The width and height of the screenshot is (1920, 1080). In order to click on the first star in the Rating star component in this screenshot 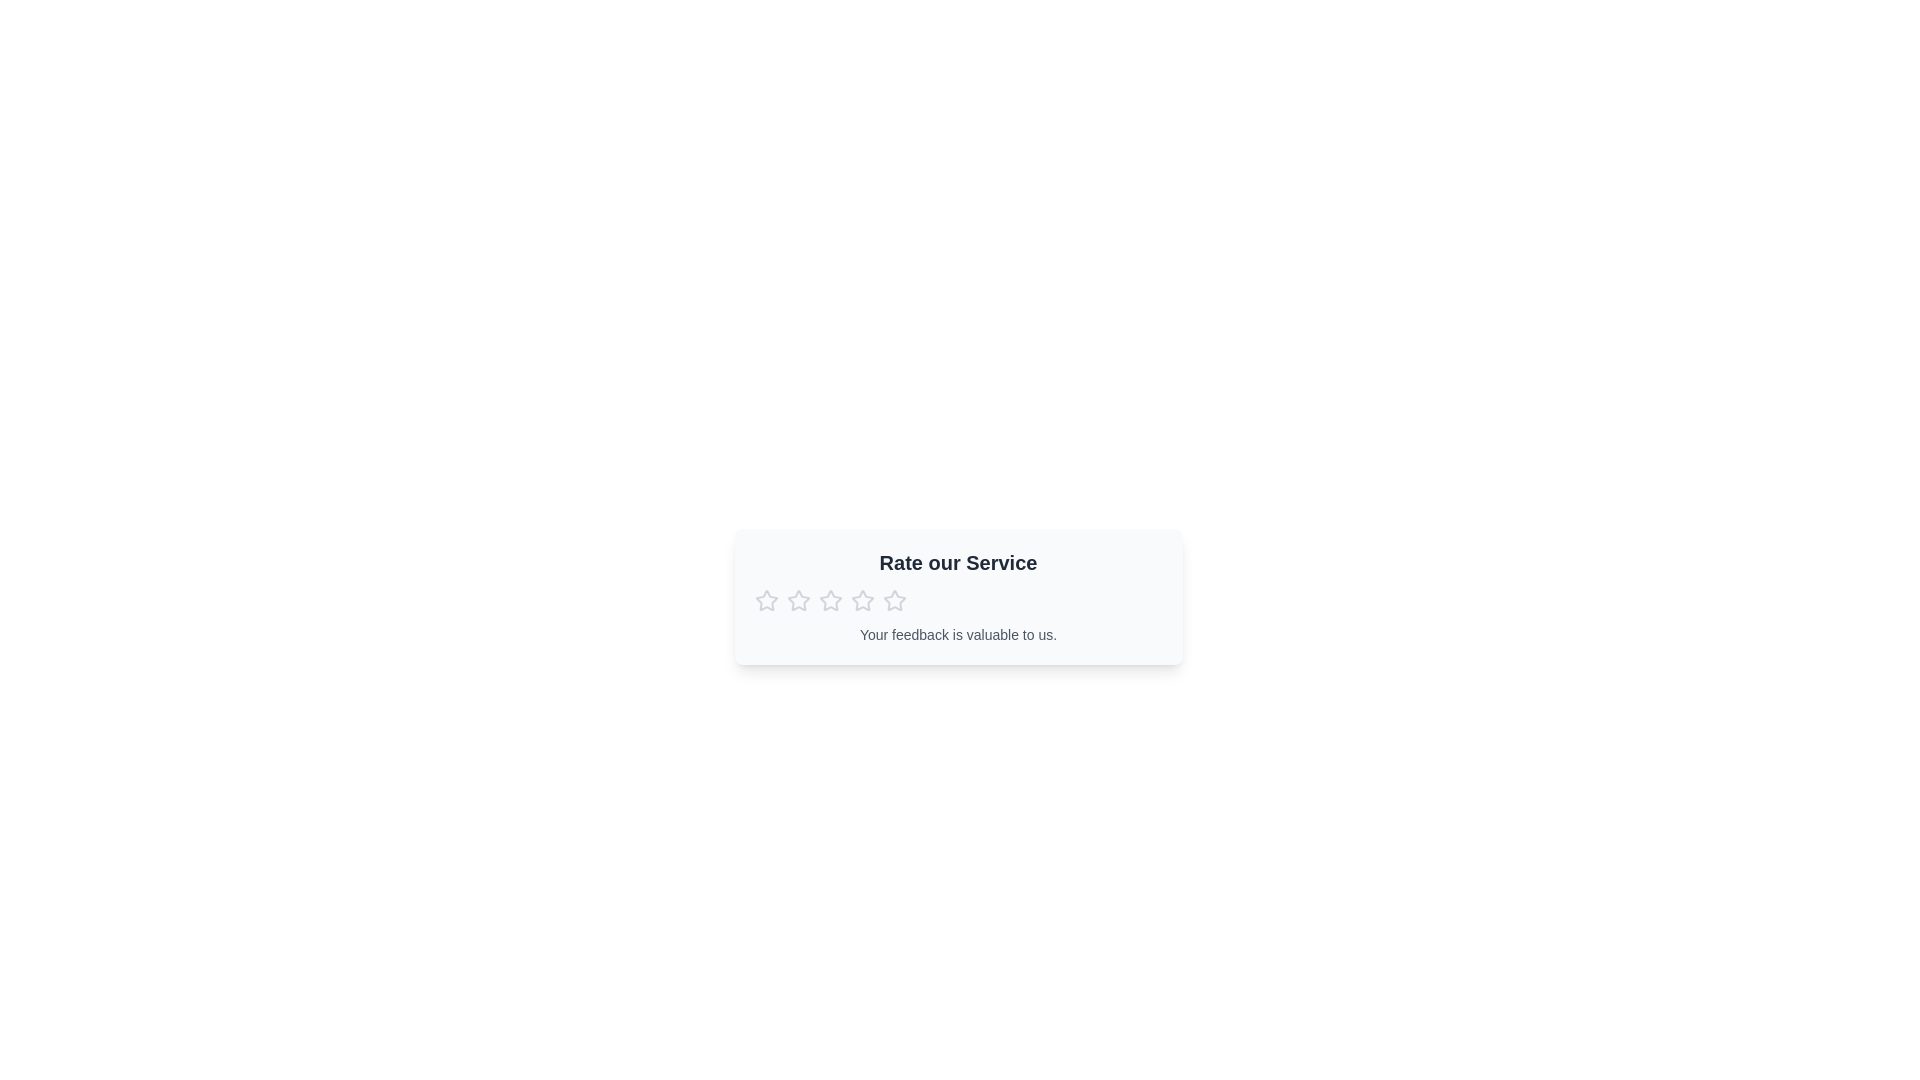, I will do `click(765, 599)`.